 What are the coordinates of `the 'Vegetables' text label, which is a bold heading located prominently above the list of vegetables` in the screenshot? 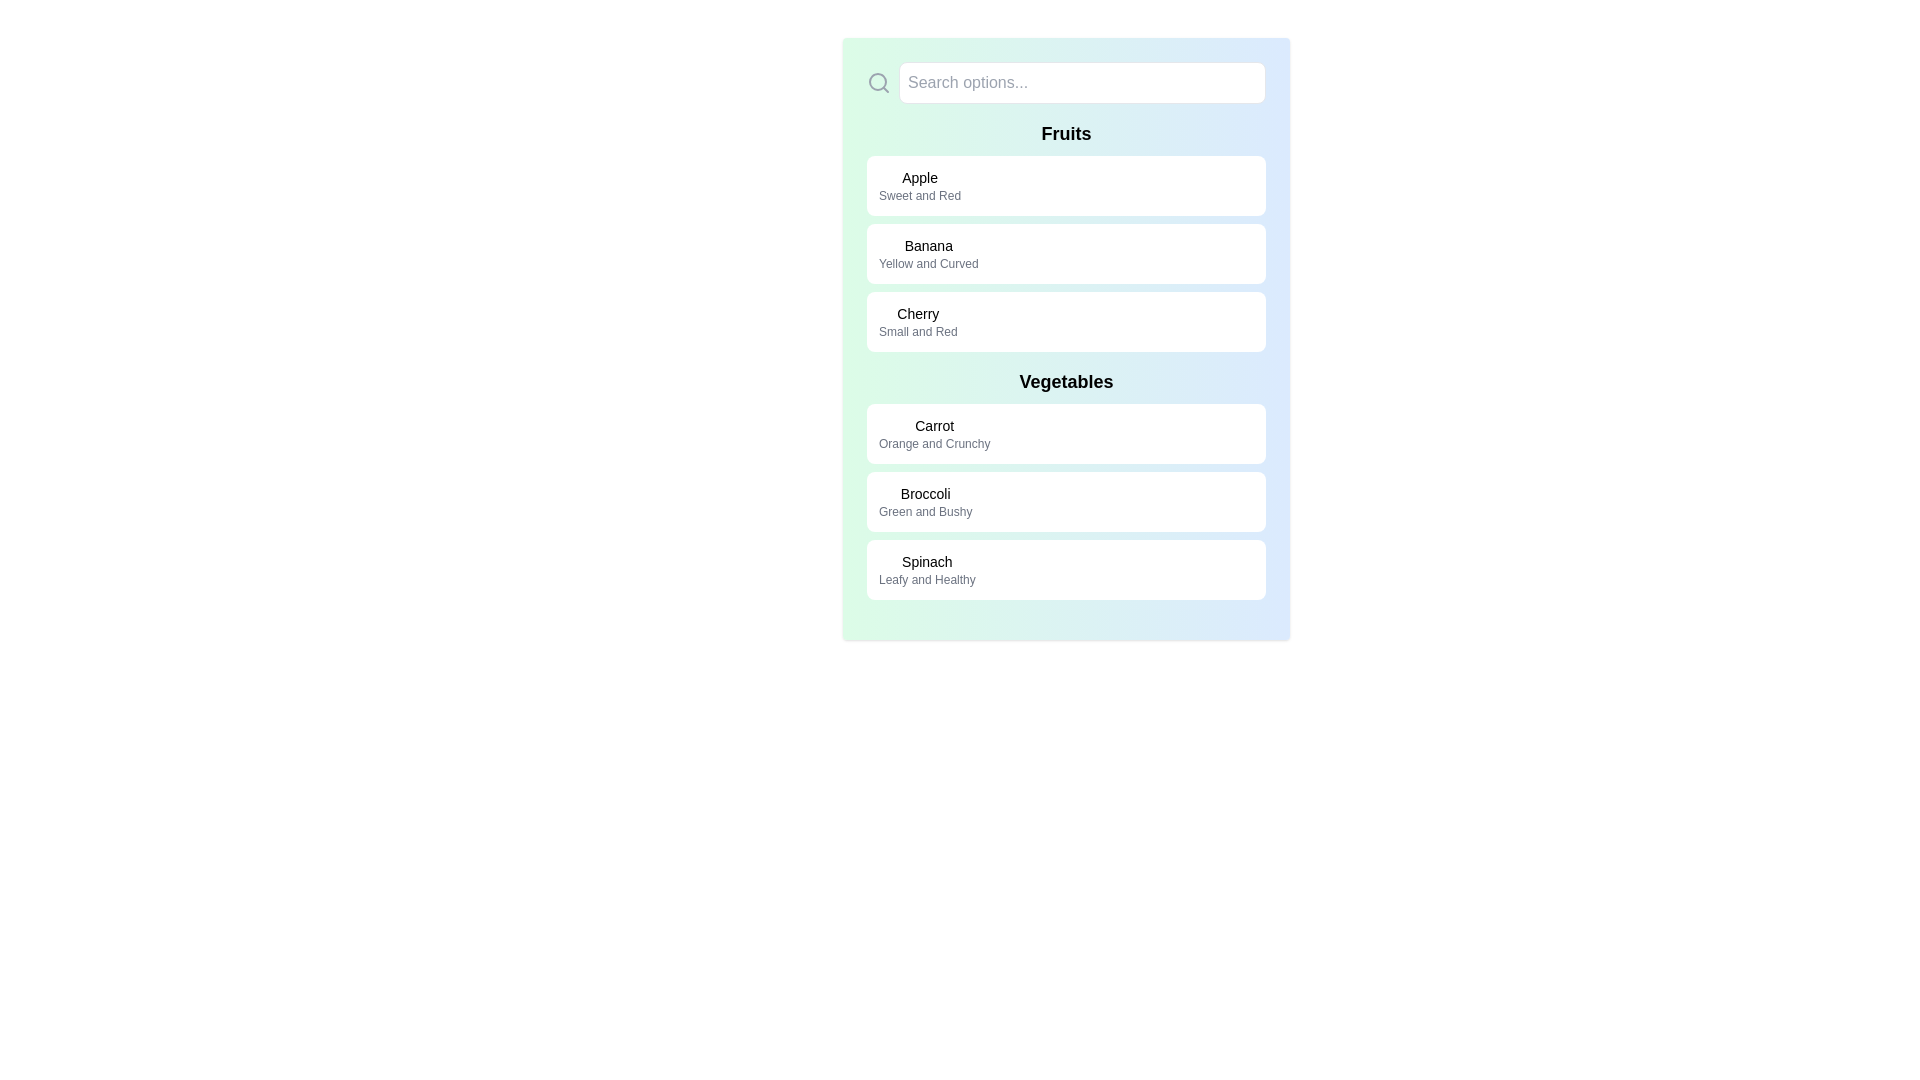 It's located at (1065, 381).